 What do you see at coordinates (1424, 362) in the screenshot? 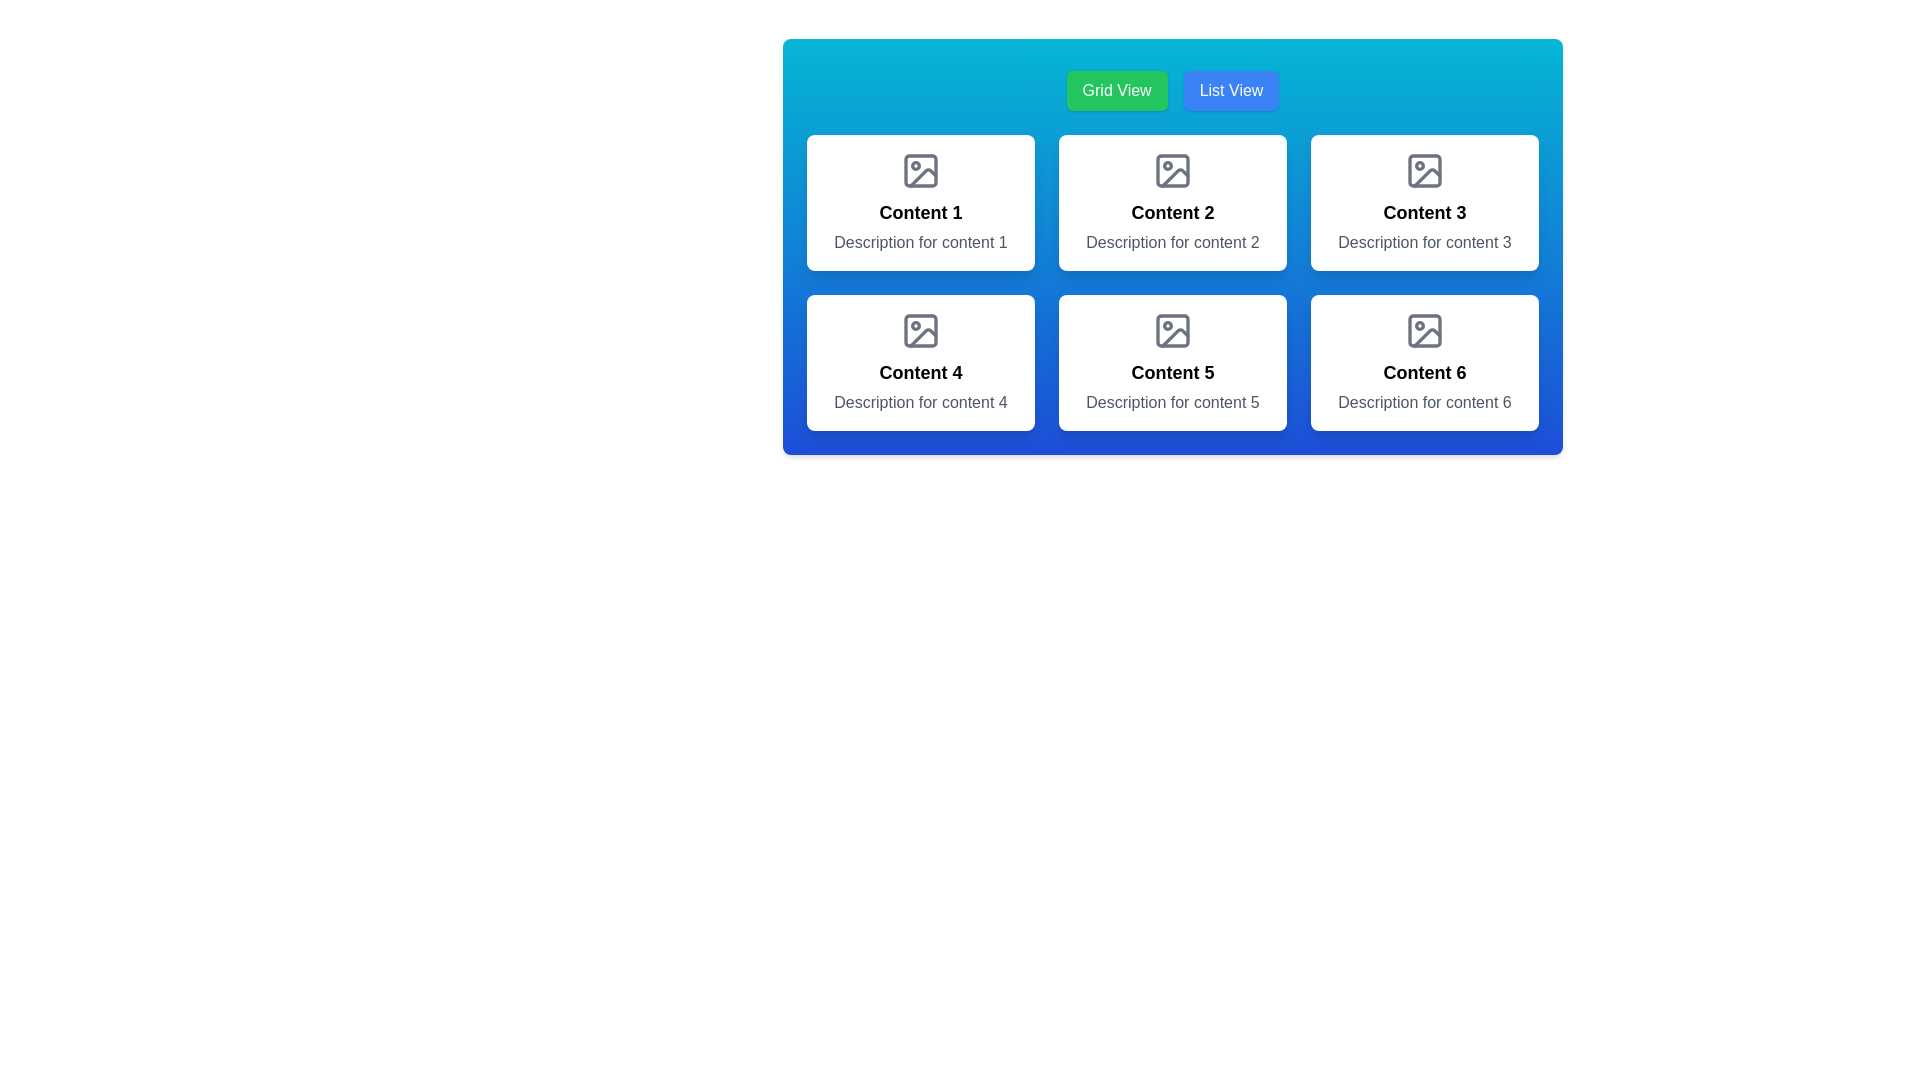
I see `the image placeholder icon at the top section of the Content Card, which is the sixth card in a grid layout` at bounding box center [1424, 362].